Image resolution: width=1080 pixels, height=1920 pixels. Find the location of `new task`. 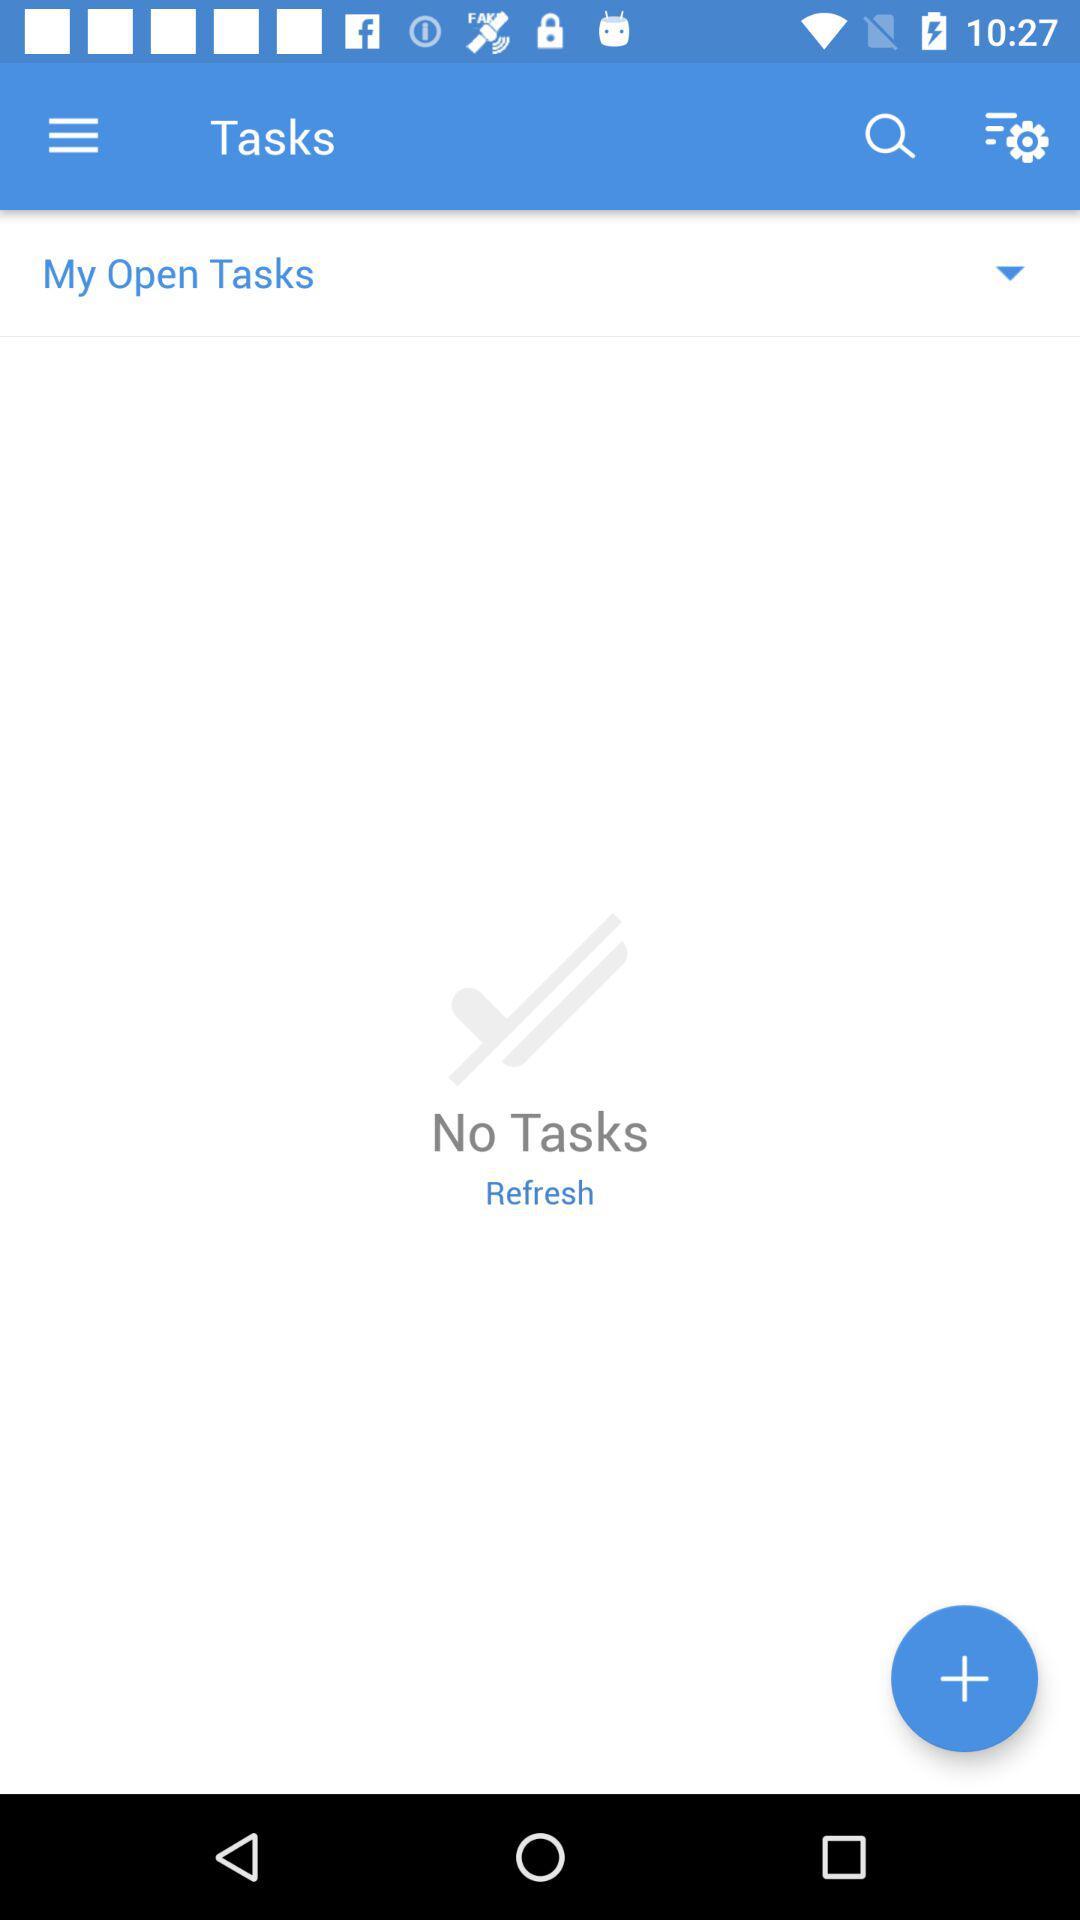

new task is located at coordinates (963, 1678).